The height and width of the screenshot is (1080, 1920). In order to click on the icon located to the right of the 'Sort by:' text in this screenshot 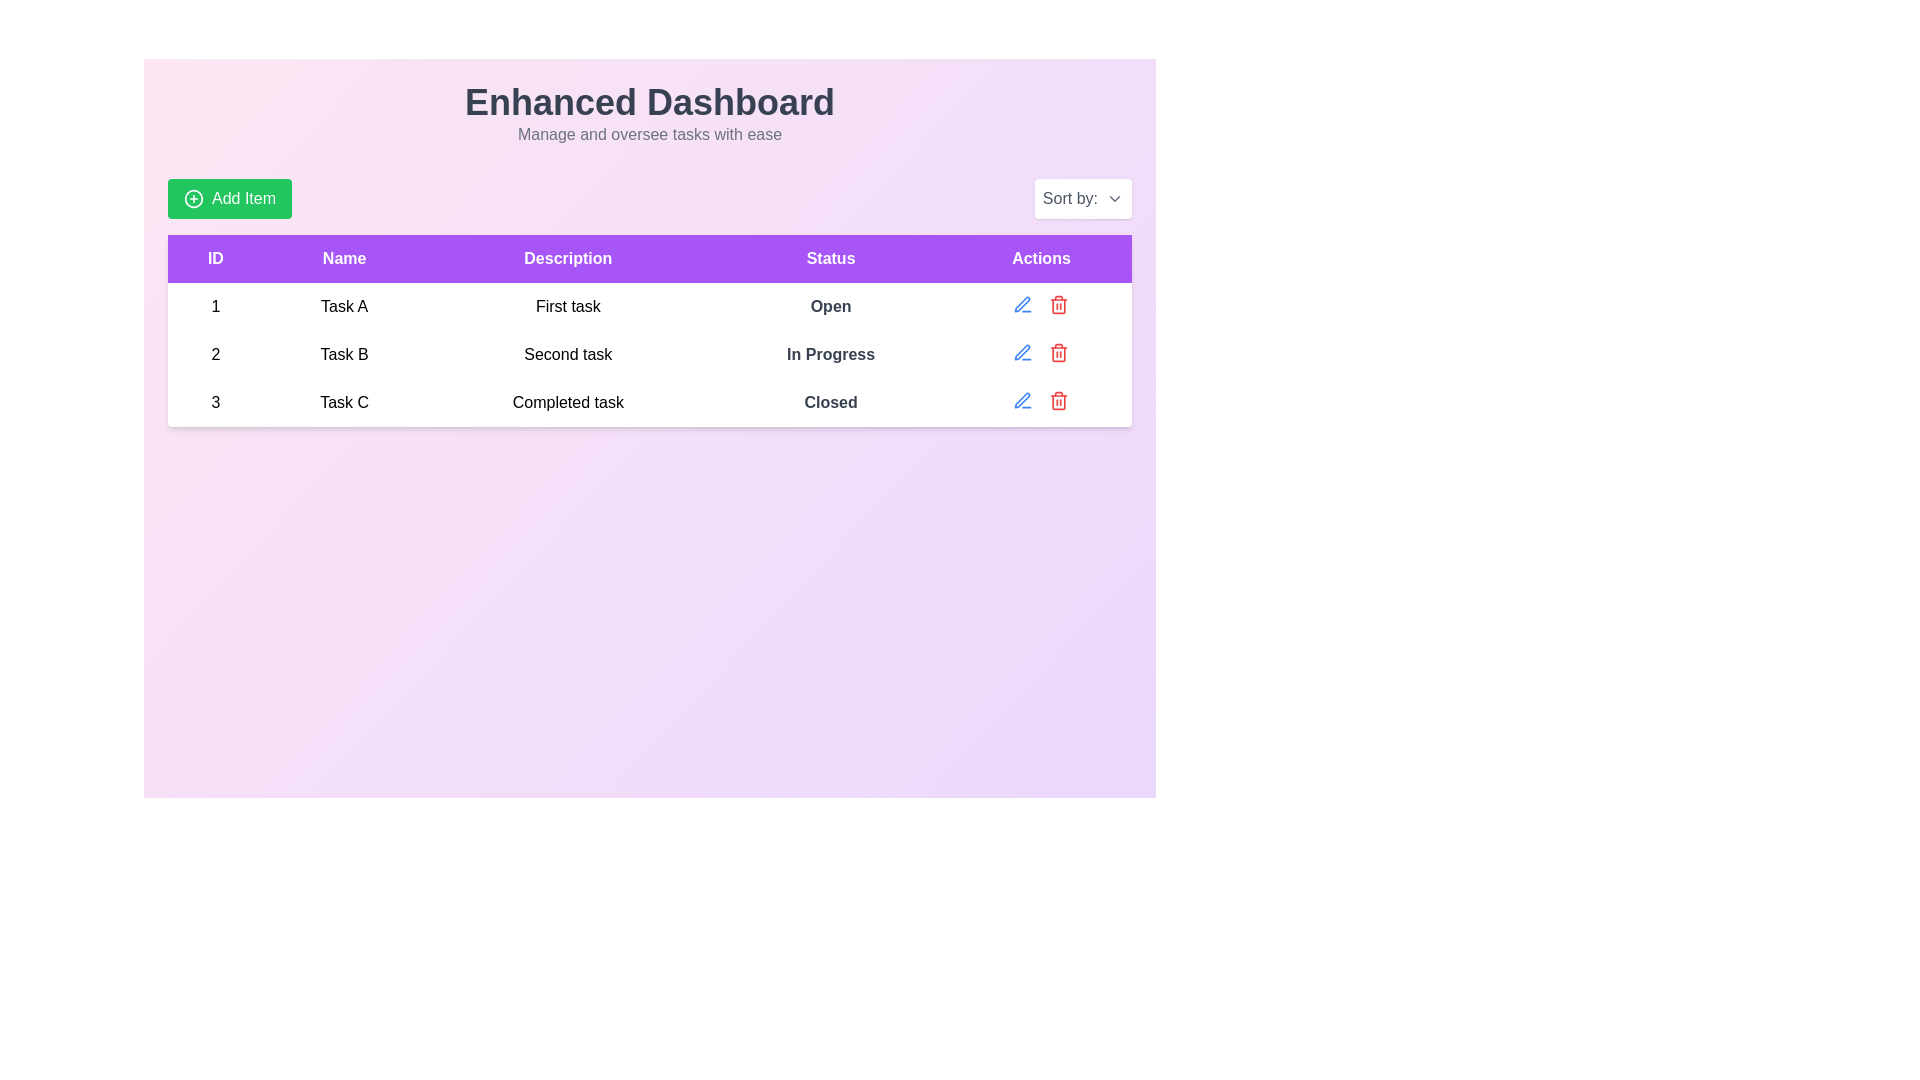, I will do `click(1113, 199)`.